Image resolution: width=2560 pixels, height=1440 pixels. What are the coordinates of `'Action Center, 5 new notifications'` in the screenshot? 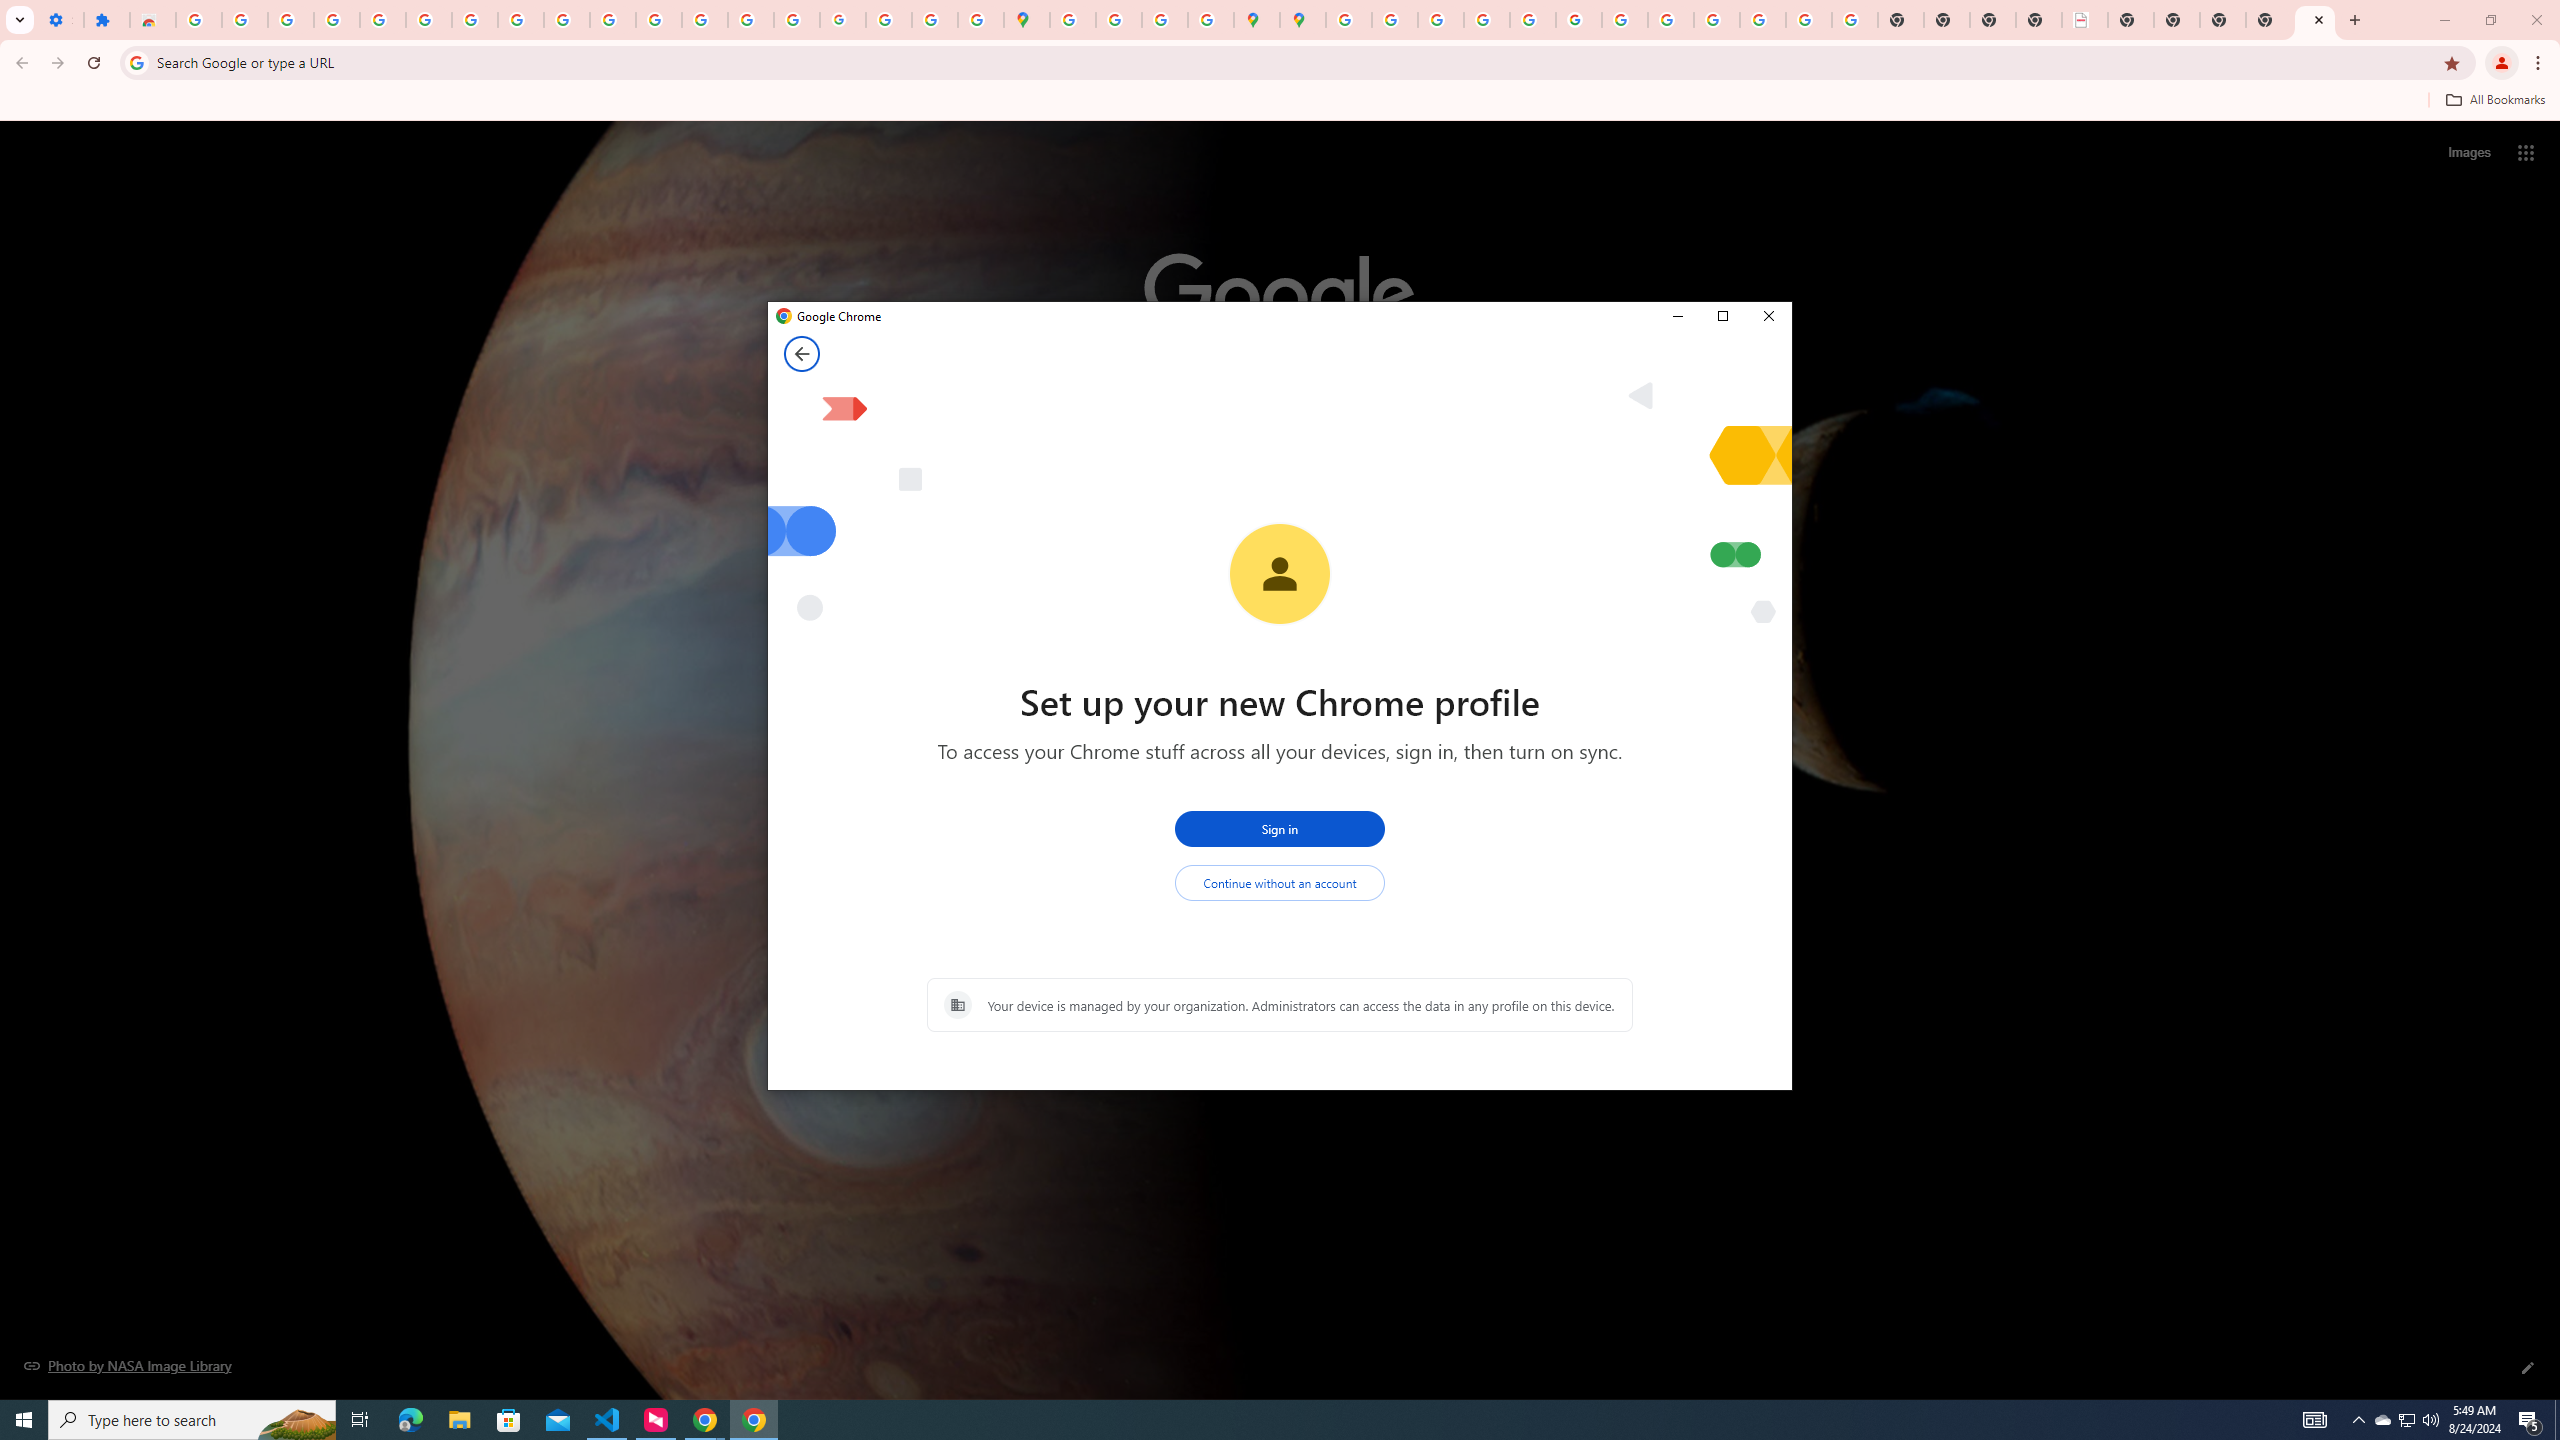 It's located at (2530, 1418).